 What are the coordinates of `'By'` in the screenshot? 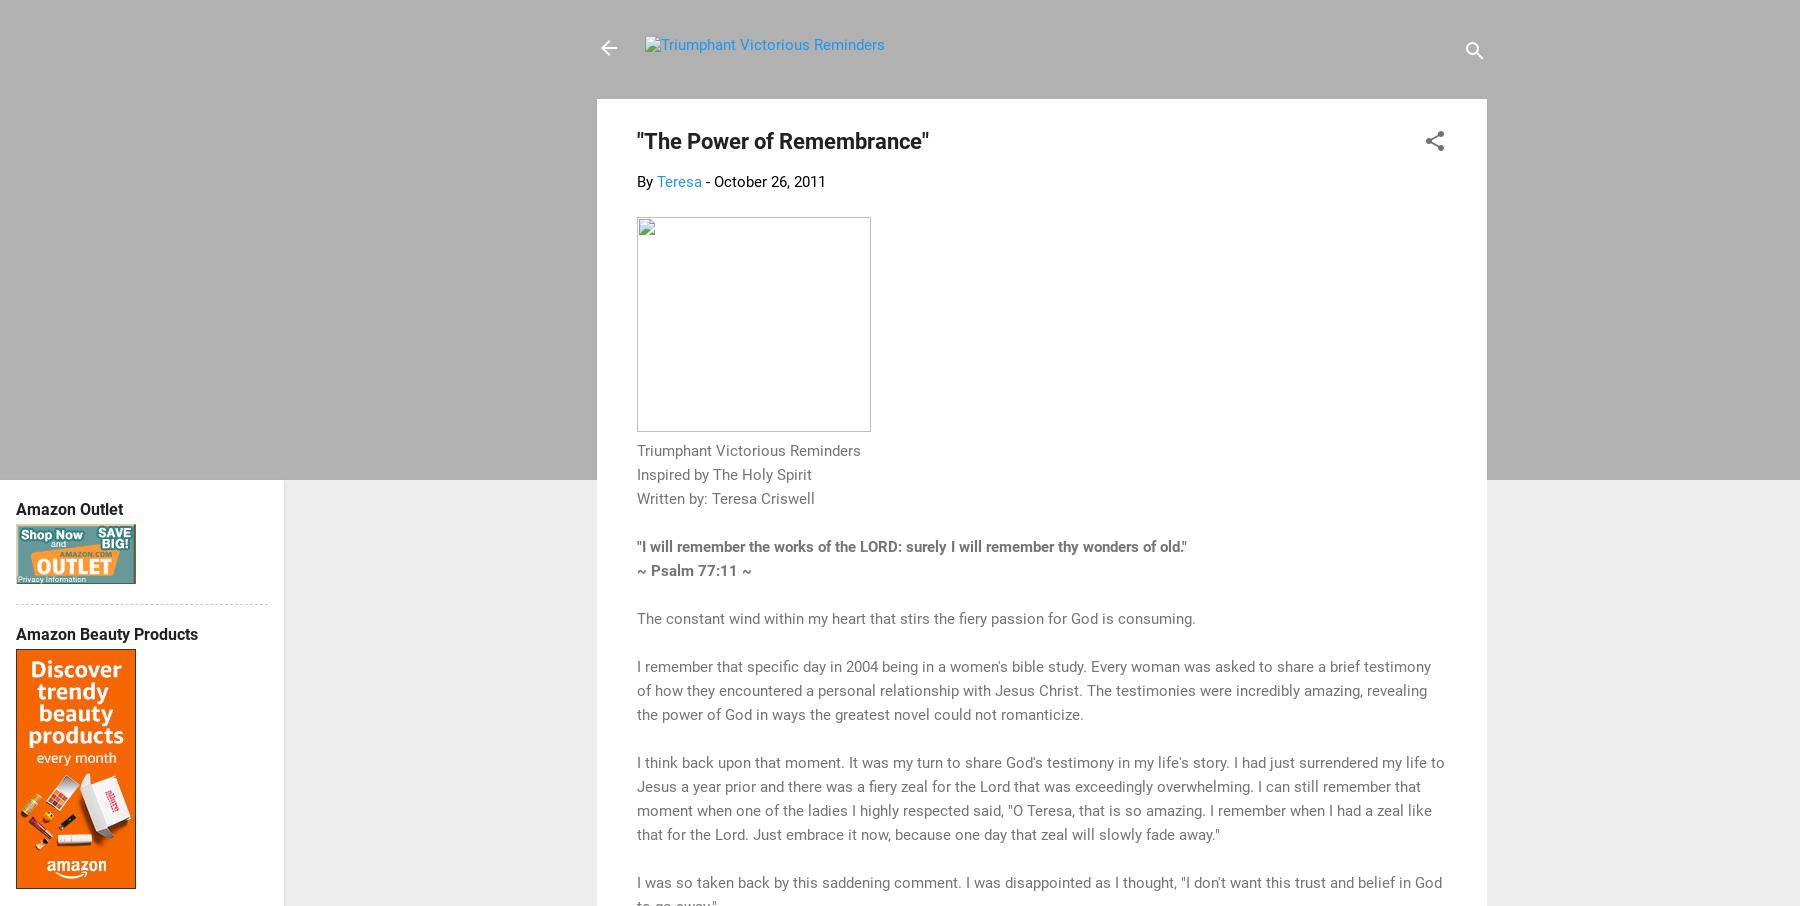 It's located at (637, 181).